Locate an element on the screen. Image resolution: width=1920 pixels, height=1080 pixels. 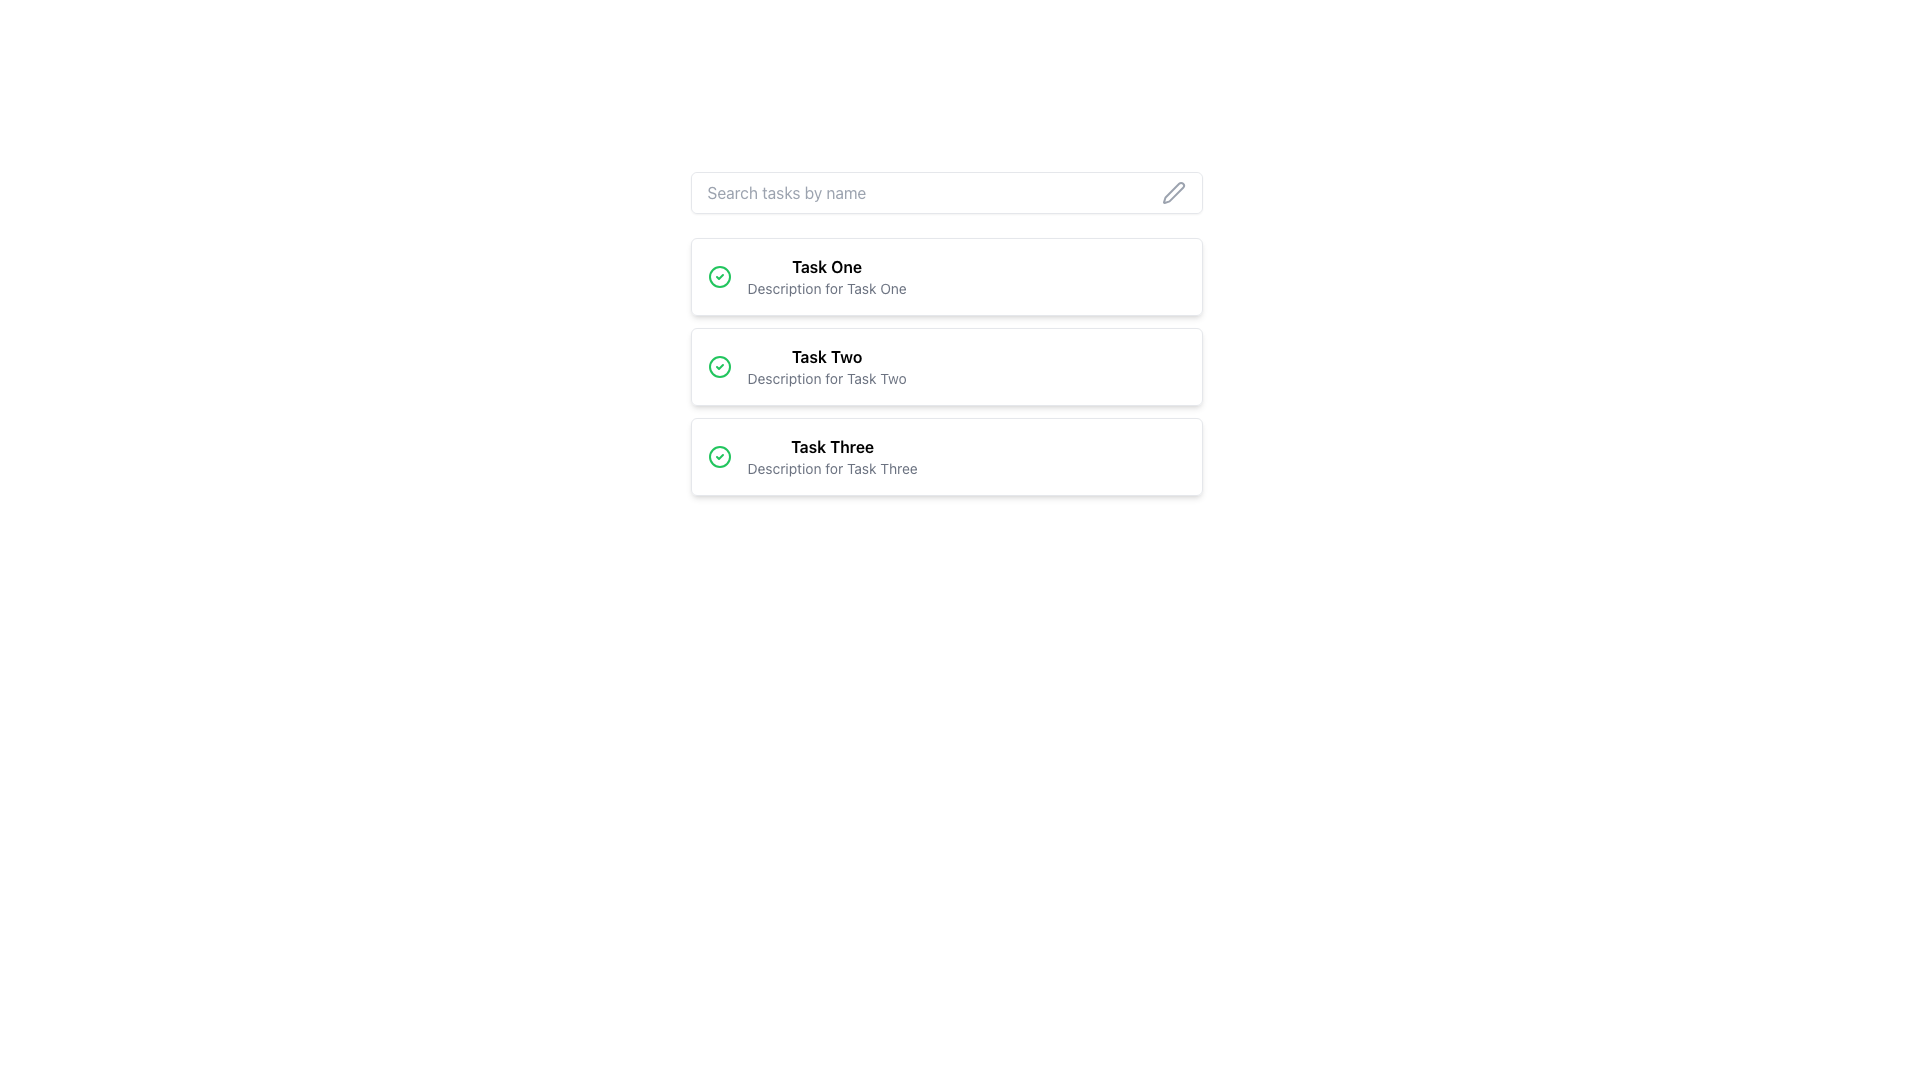
the first task item in the vertical list located directly below the search input box is located at coordinates (945, 277).